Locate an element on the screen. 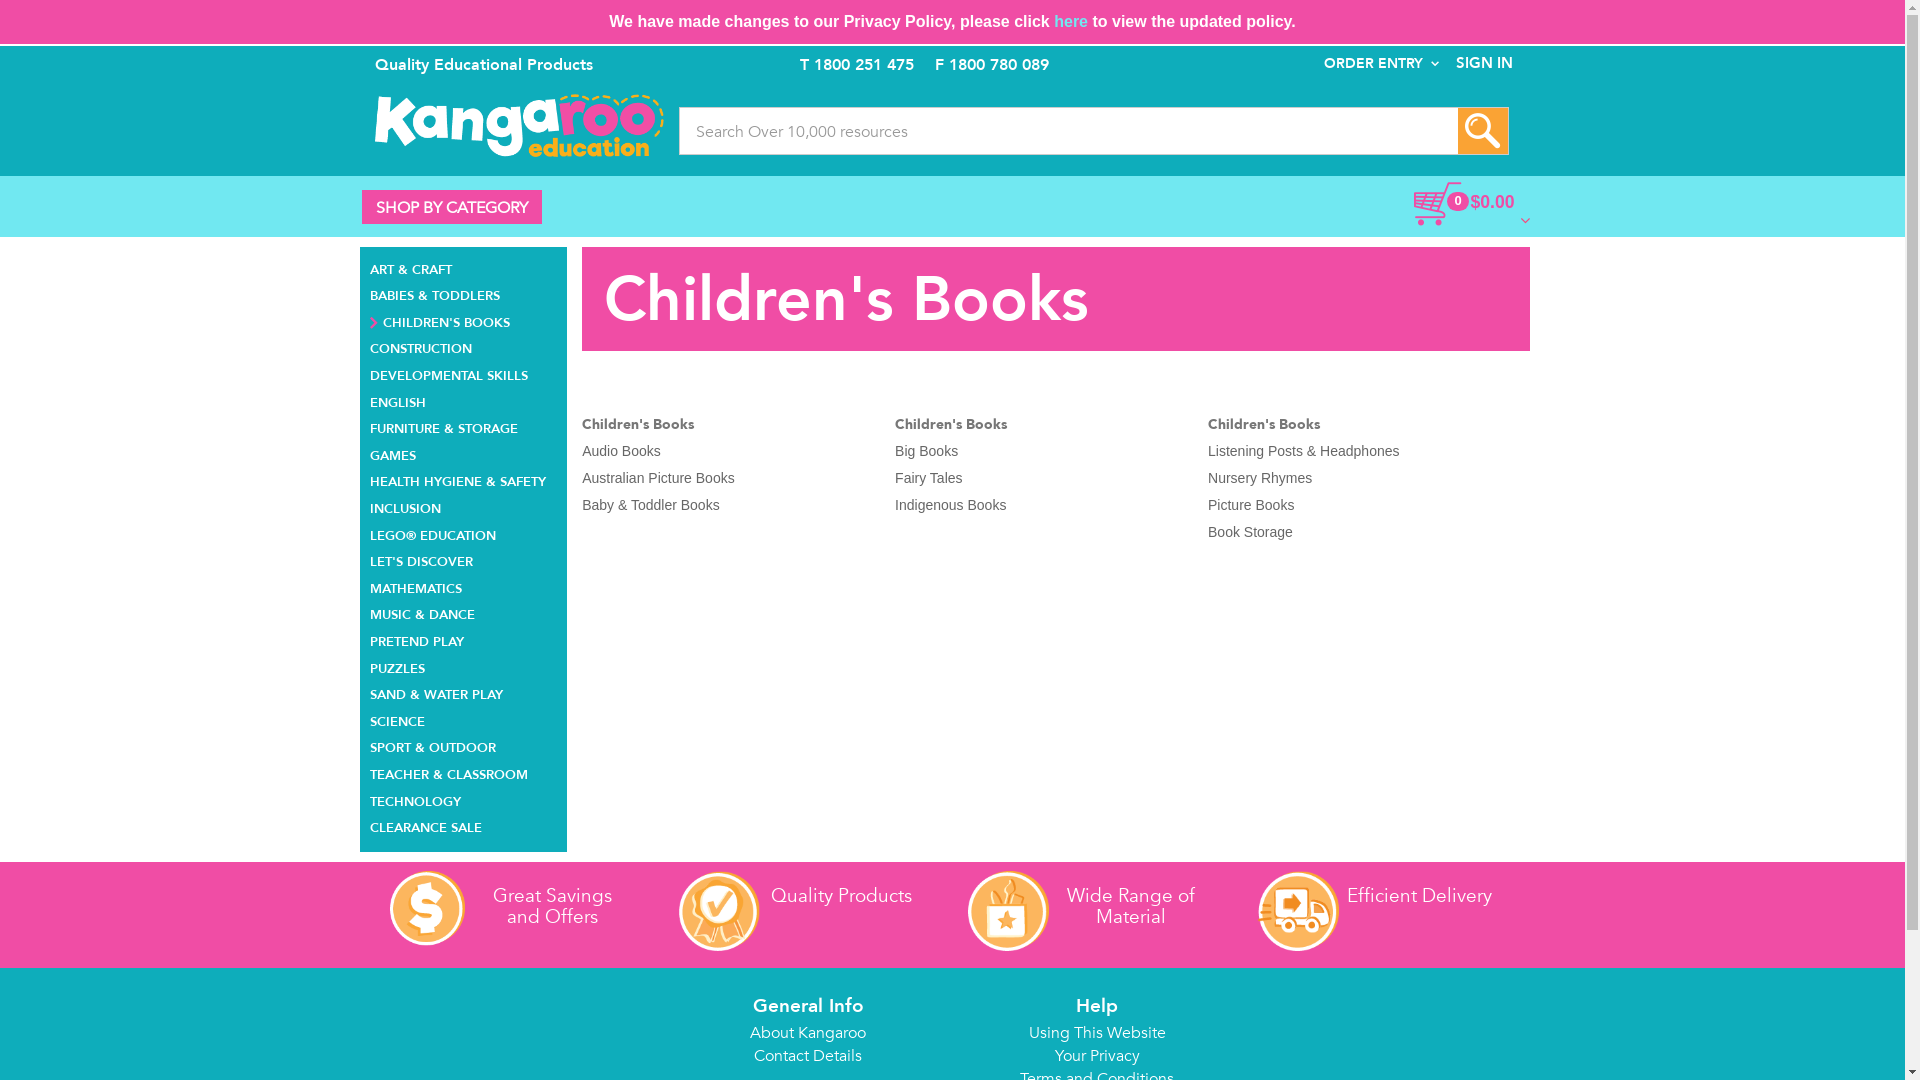 The image size is (1920, 1080). '0 is located at coordinates (1425, 203).